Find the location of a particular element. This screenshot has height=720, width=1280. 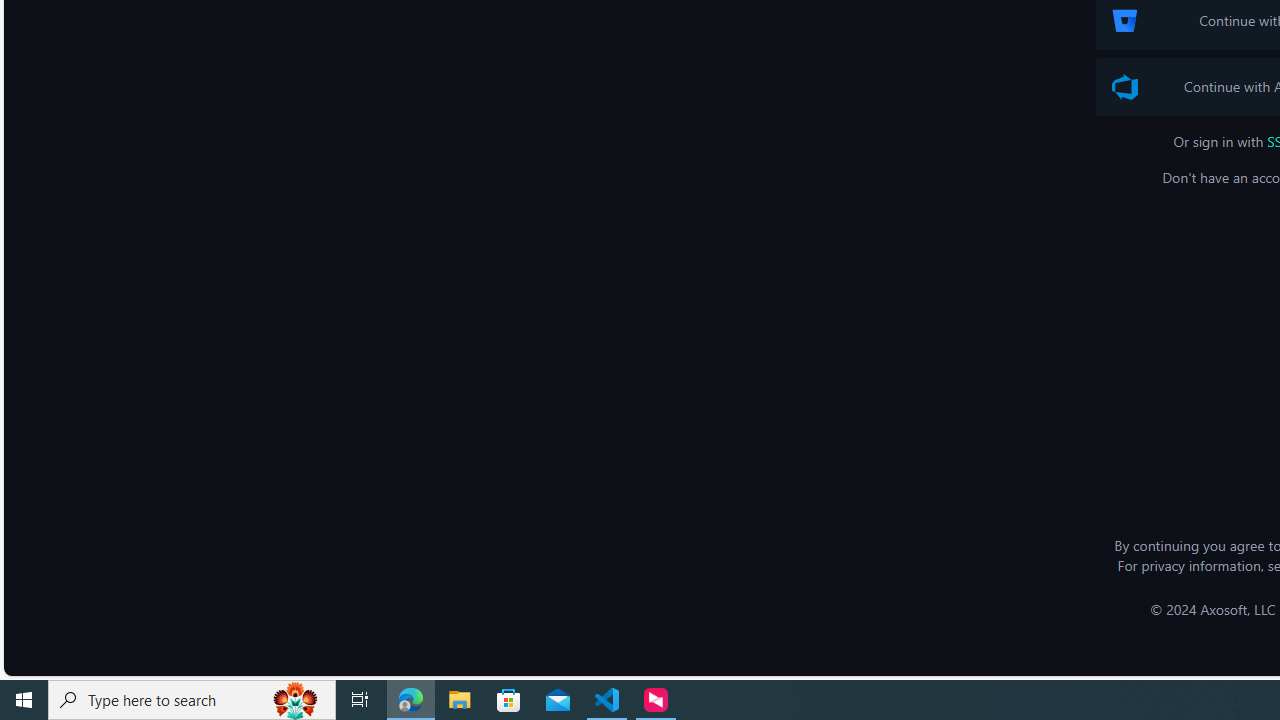

'Microsoft Store' is located at coordinates (509, 698).